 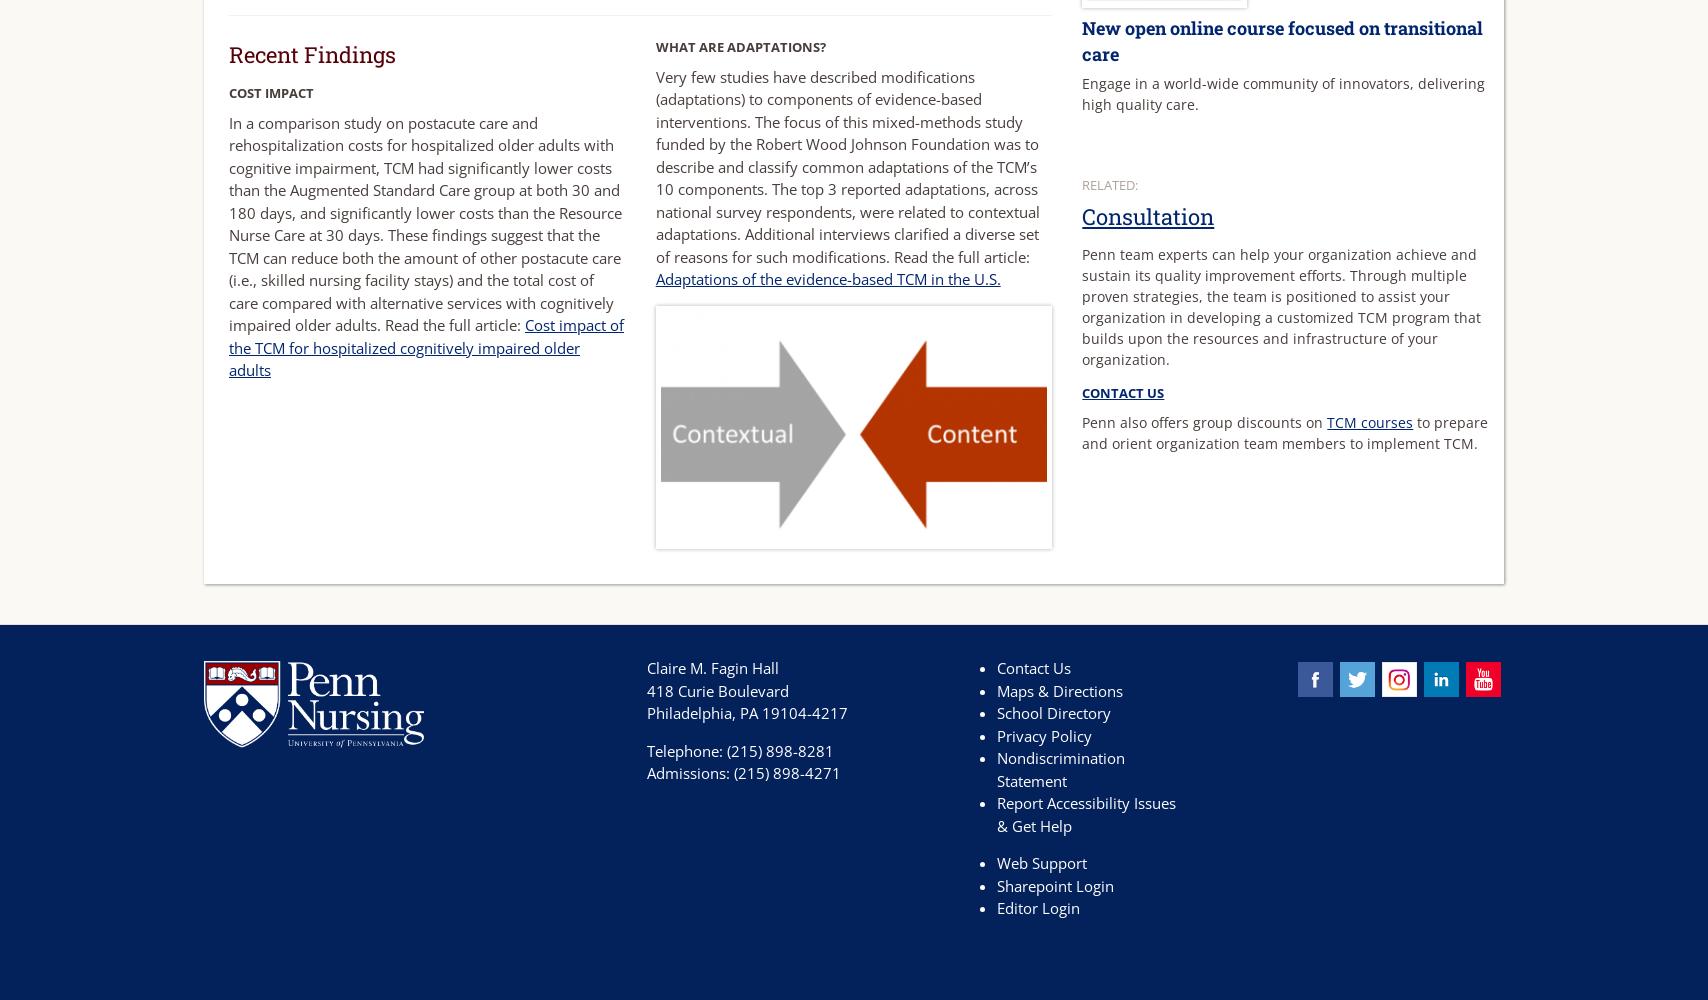 I want to click on 'Recent Findings', so click(x=312, y=53).